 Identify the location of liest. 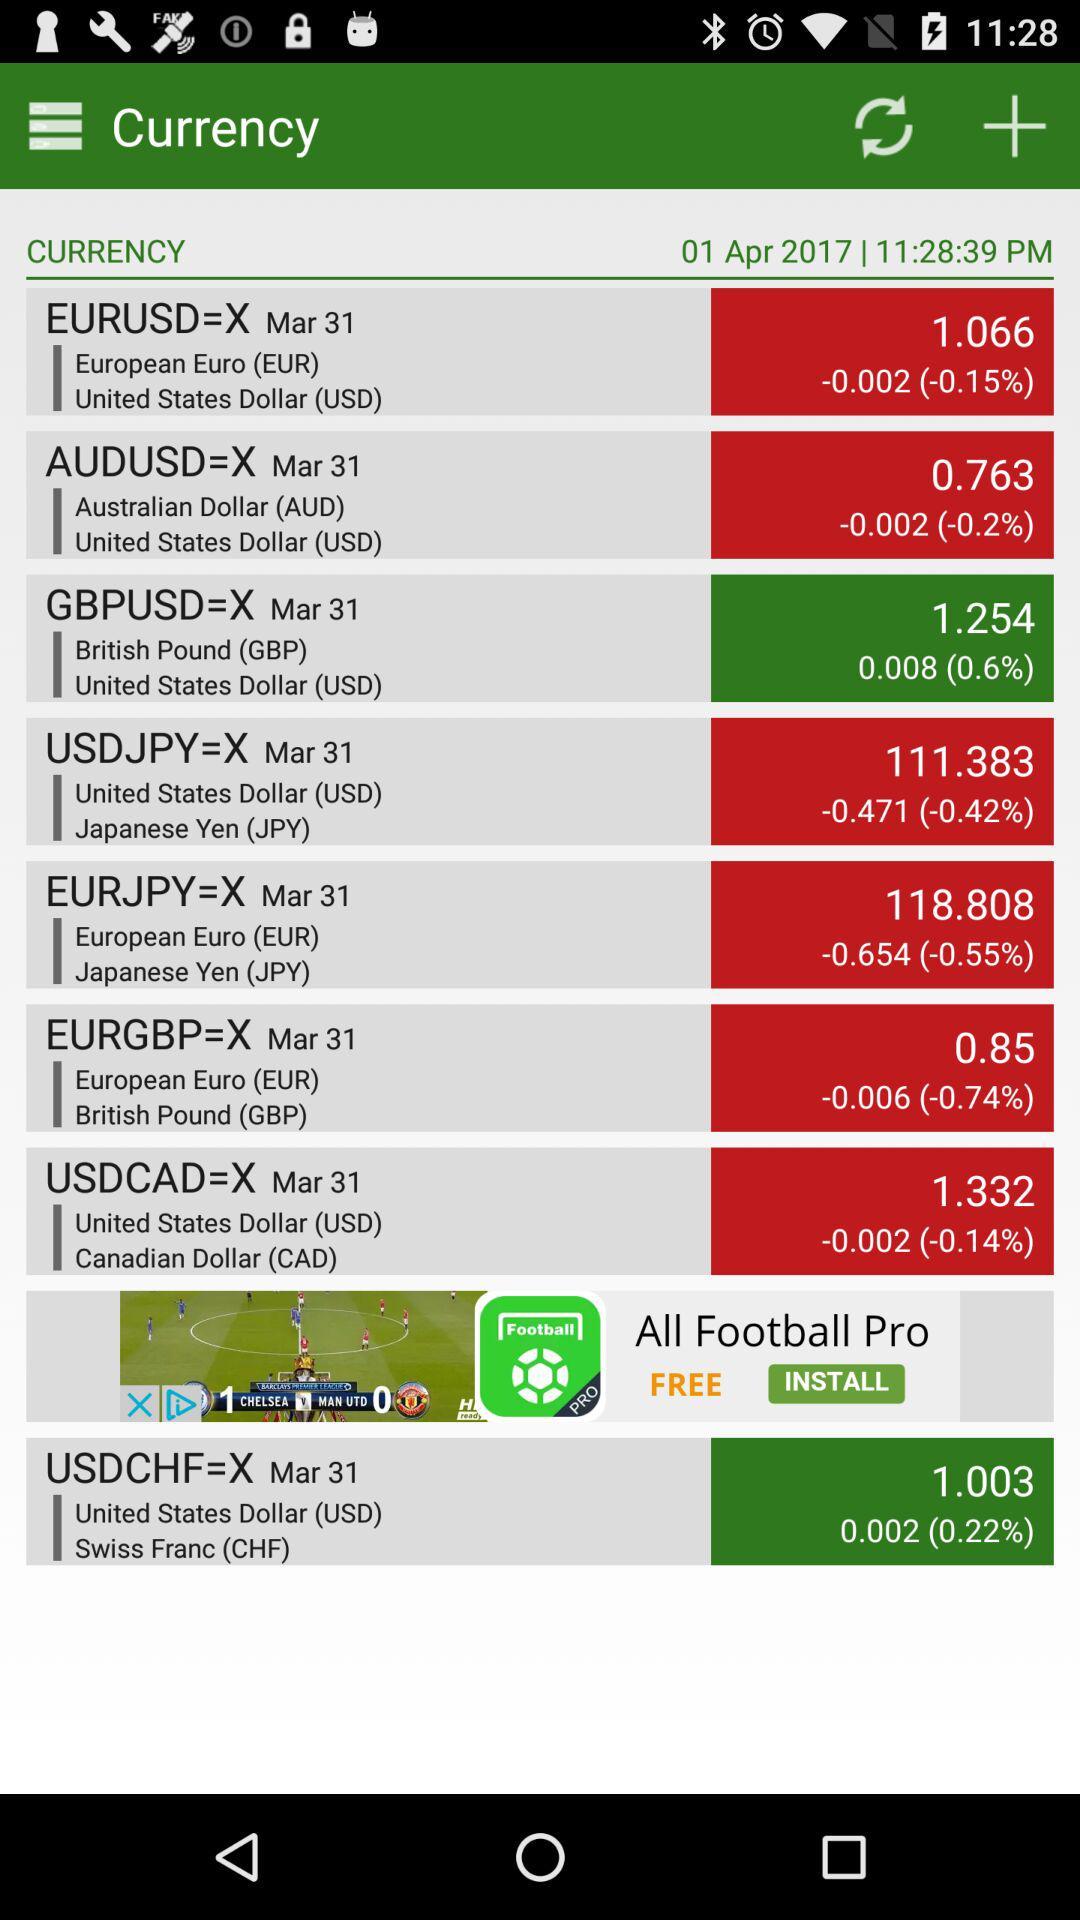
(1014, 124).